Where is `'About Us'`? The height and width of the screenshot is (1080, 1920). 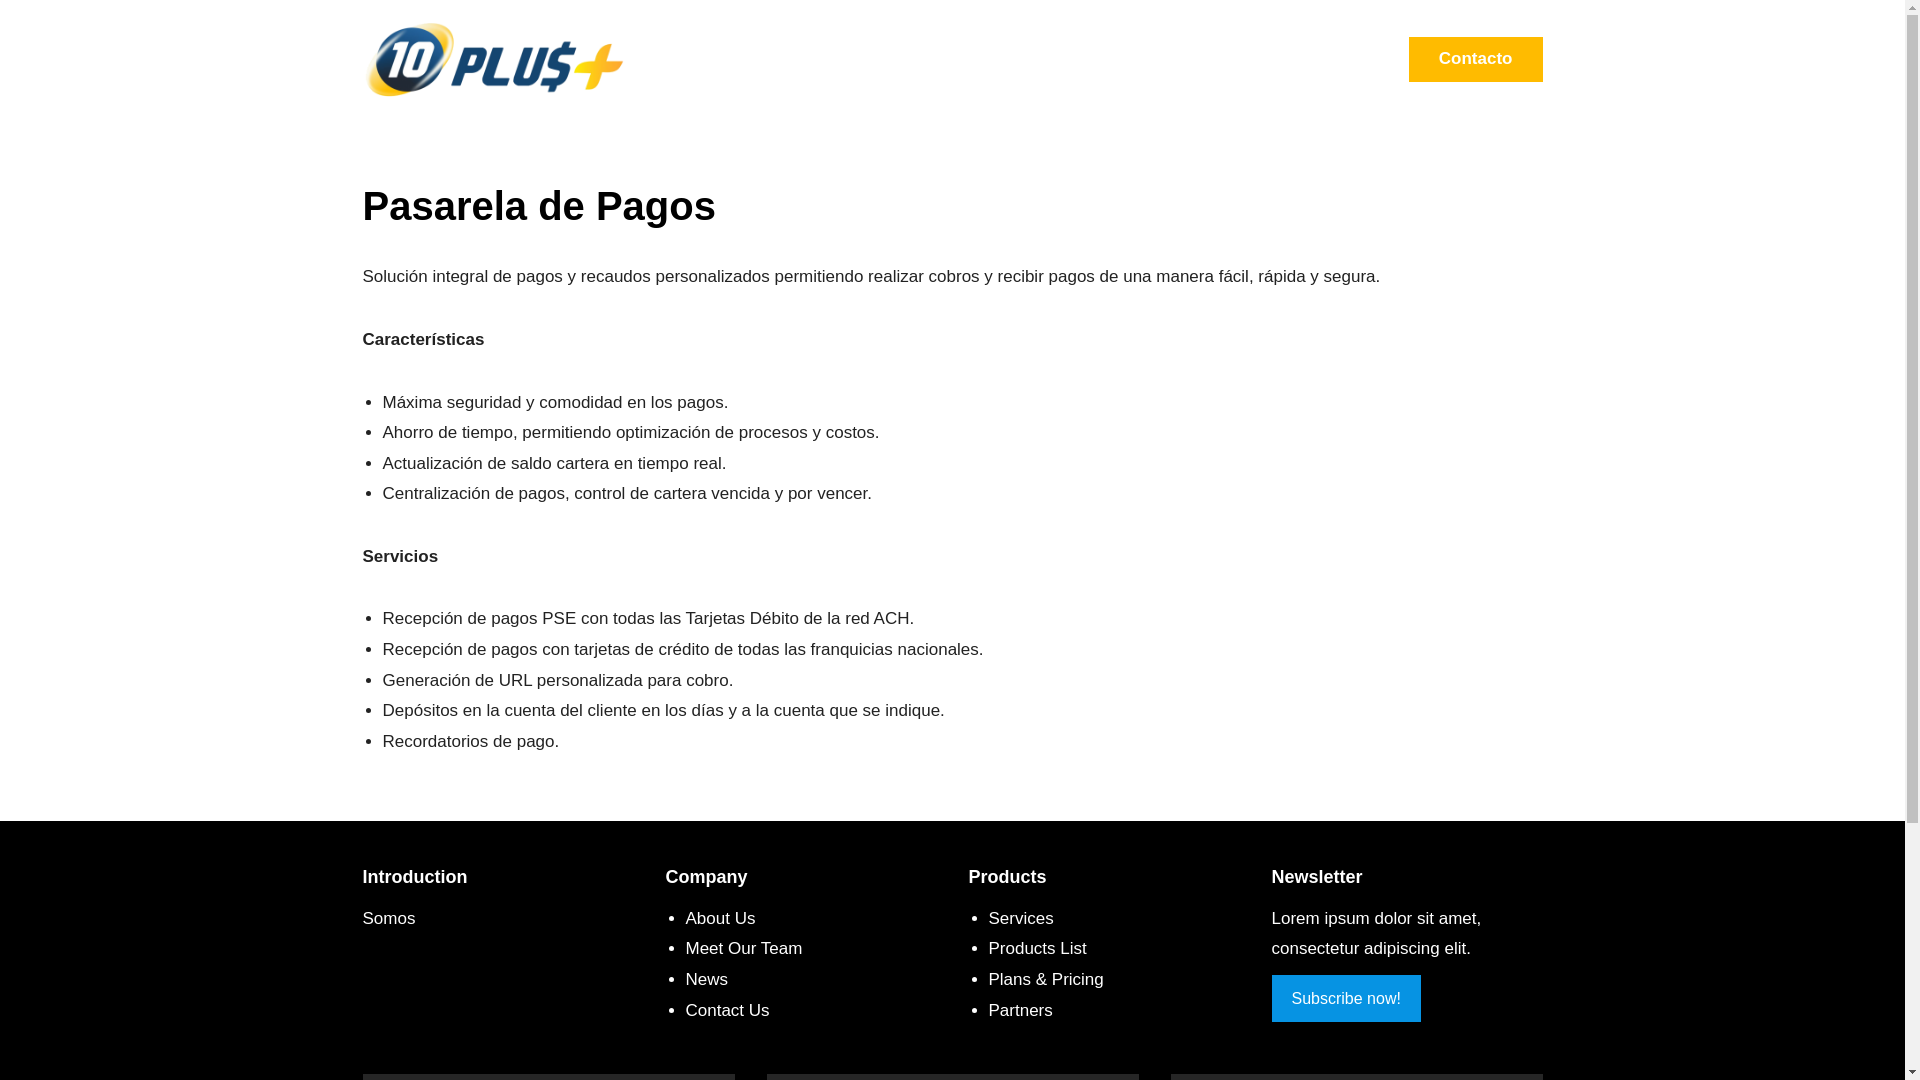
'About Us' is located at coordinates (720, 918).